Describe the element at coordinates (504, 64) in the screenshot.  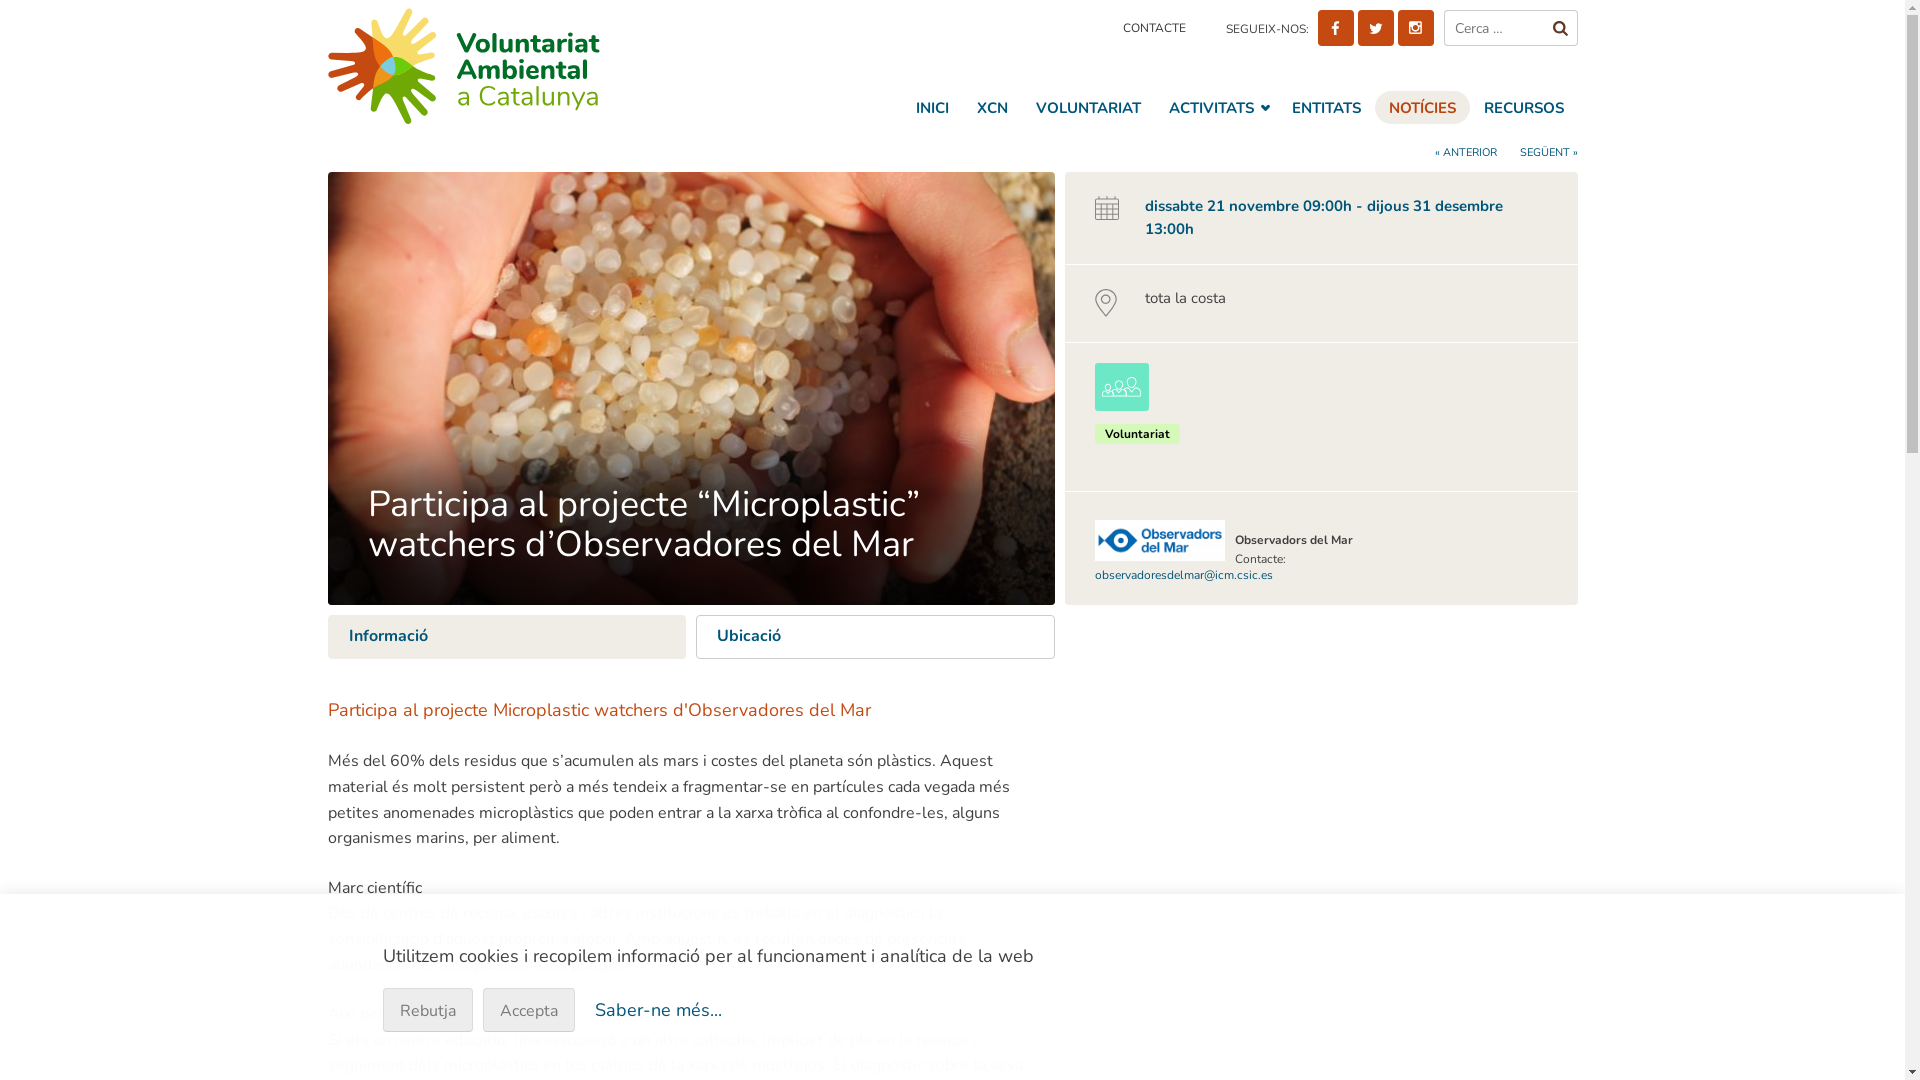
I see `'Voluntariat ambiental'` at that location.